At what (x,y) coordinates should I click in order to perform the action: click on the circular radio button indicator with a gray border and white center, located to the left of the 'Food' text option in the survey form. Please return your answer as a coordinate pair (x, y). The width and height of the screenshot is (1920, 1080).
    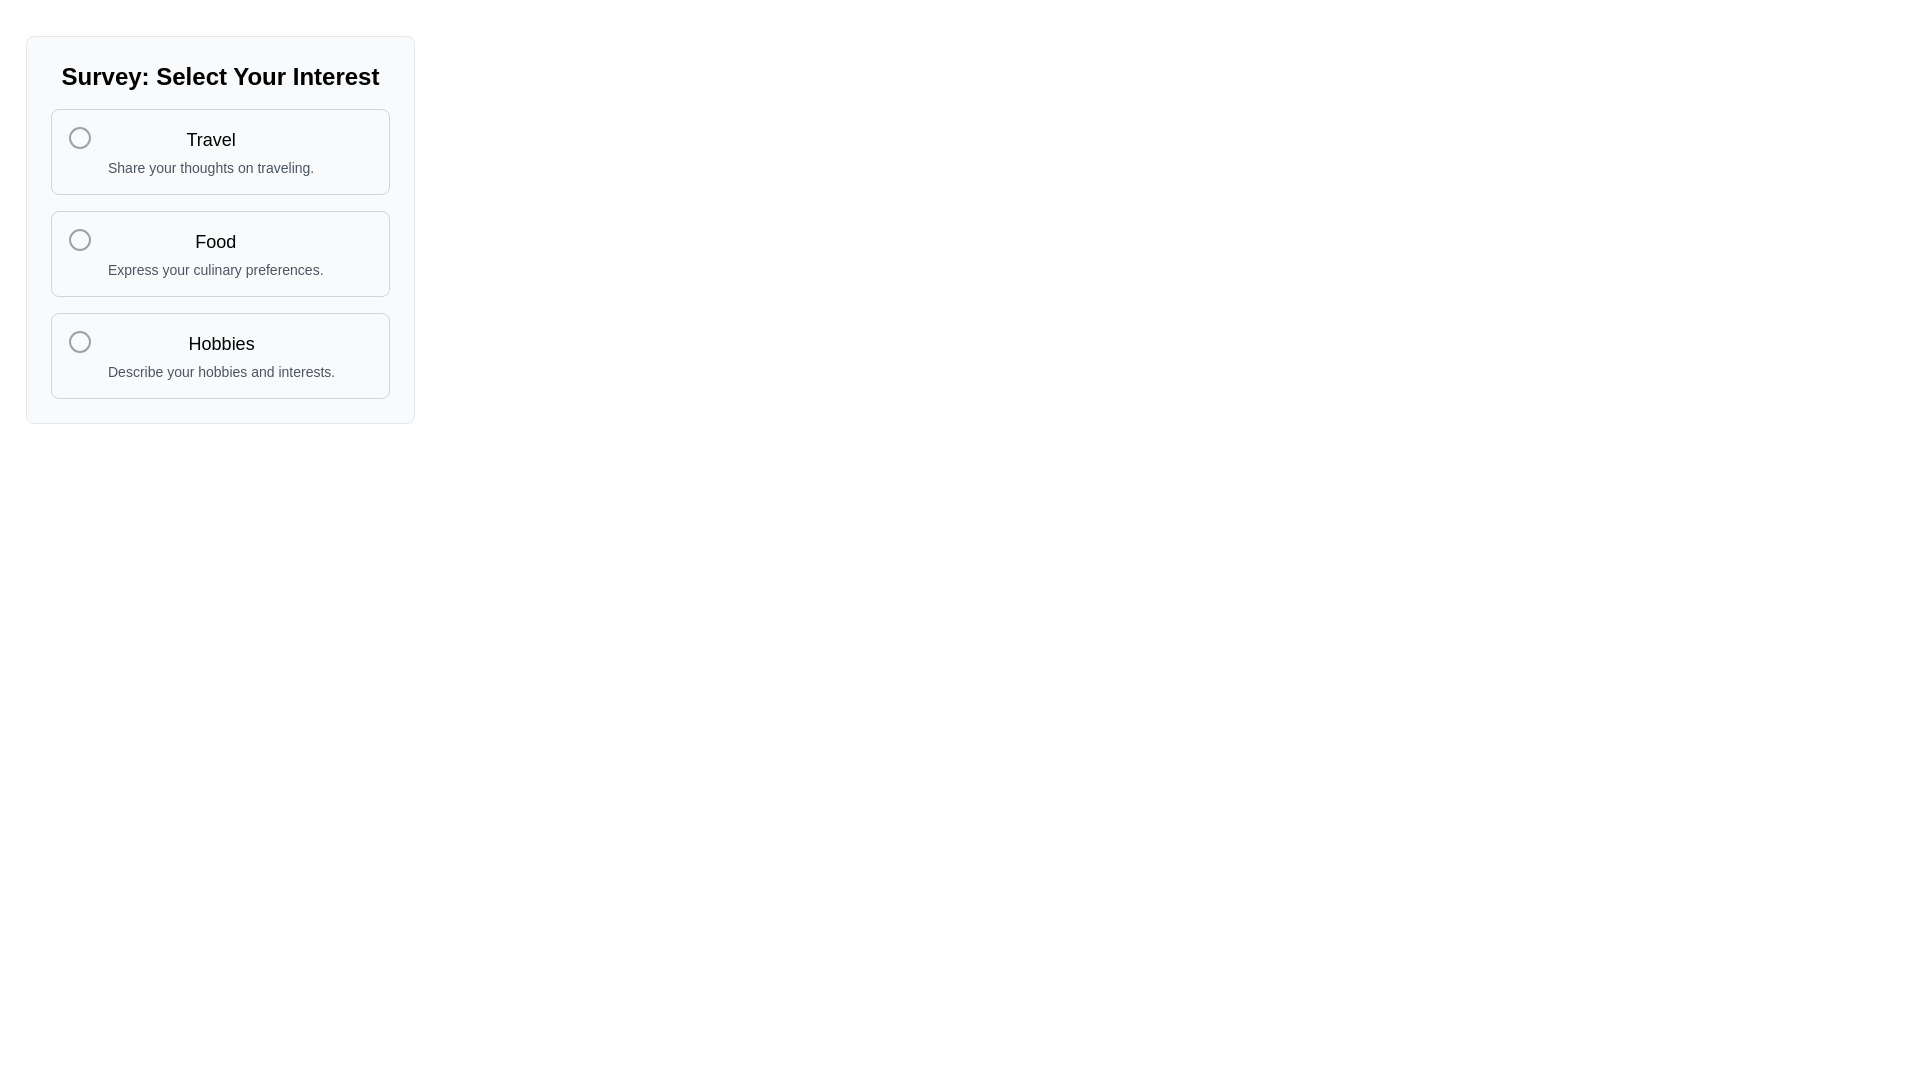
    Looking at the image, I should click on (80, 238).